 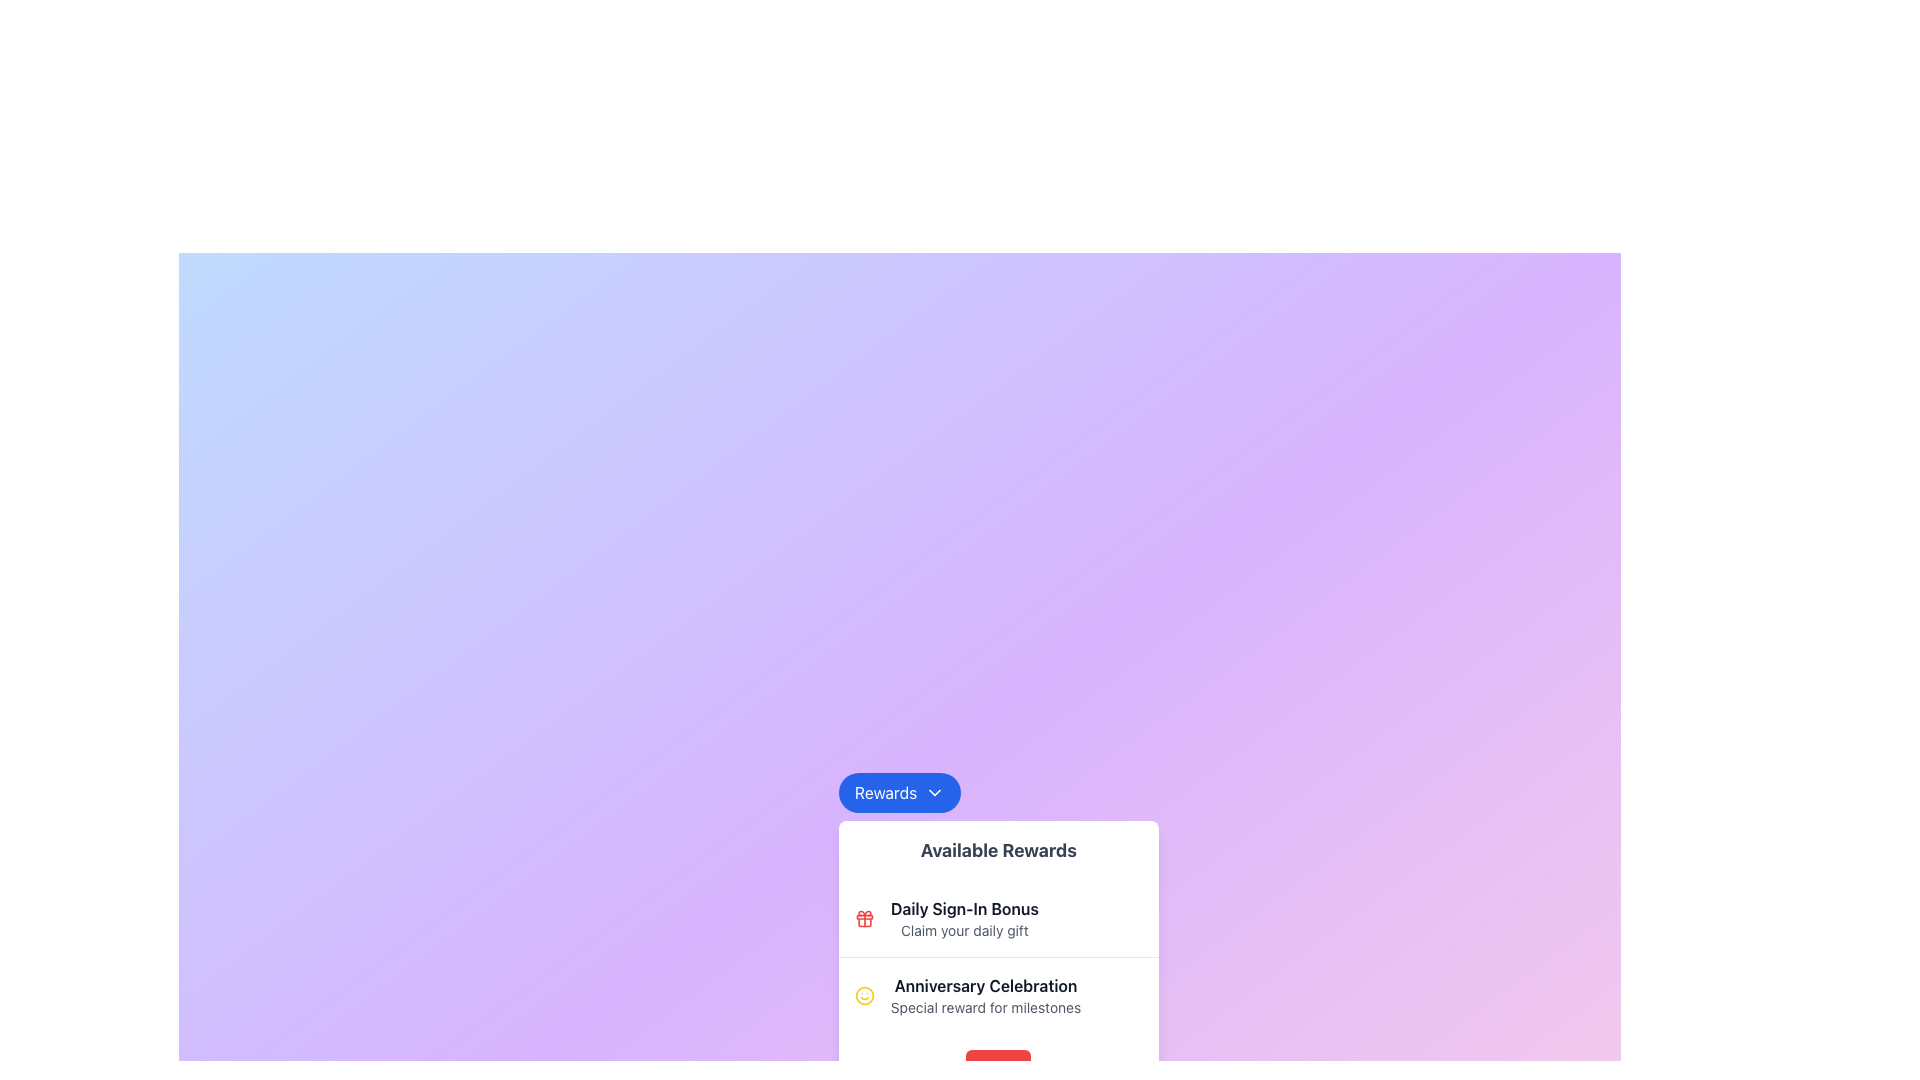 What do you see at coordinates (998, 918) in the screenshot?
I see `the Informational Section displaying 'Daily Sign-In Bonus' with the gift box icon` at bounding box center [998, 918].